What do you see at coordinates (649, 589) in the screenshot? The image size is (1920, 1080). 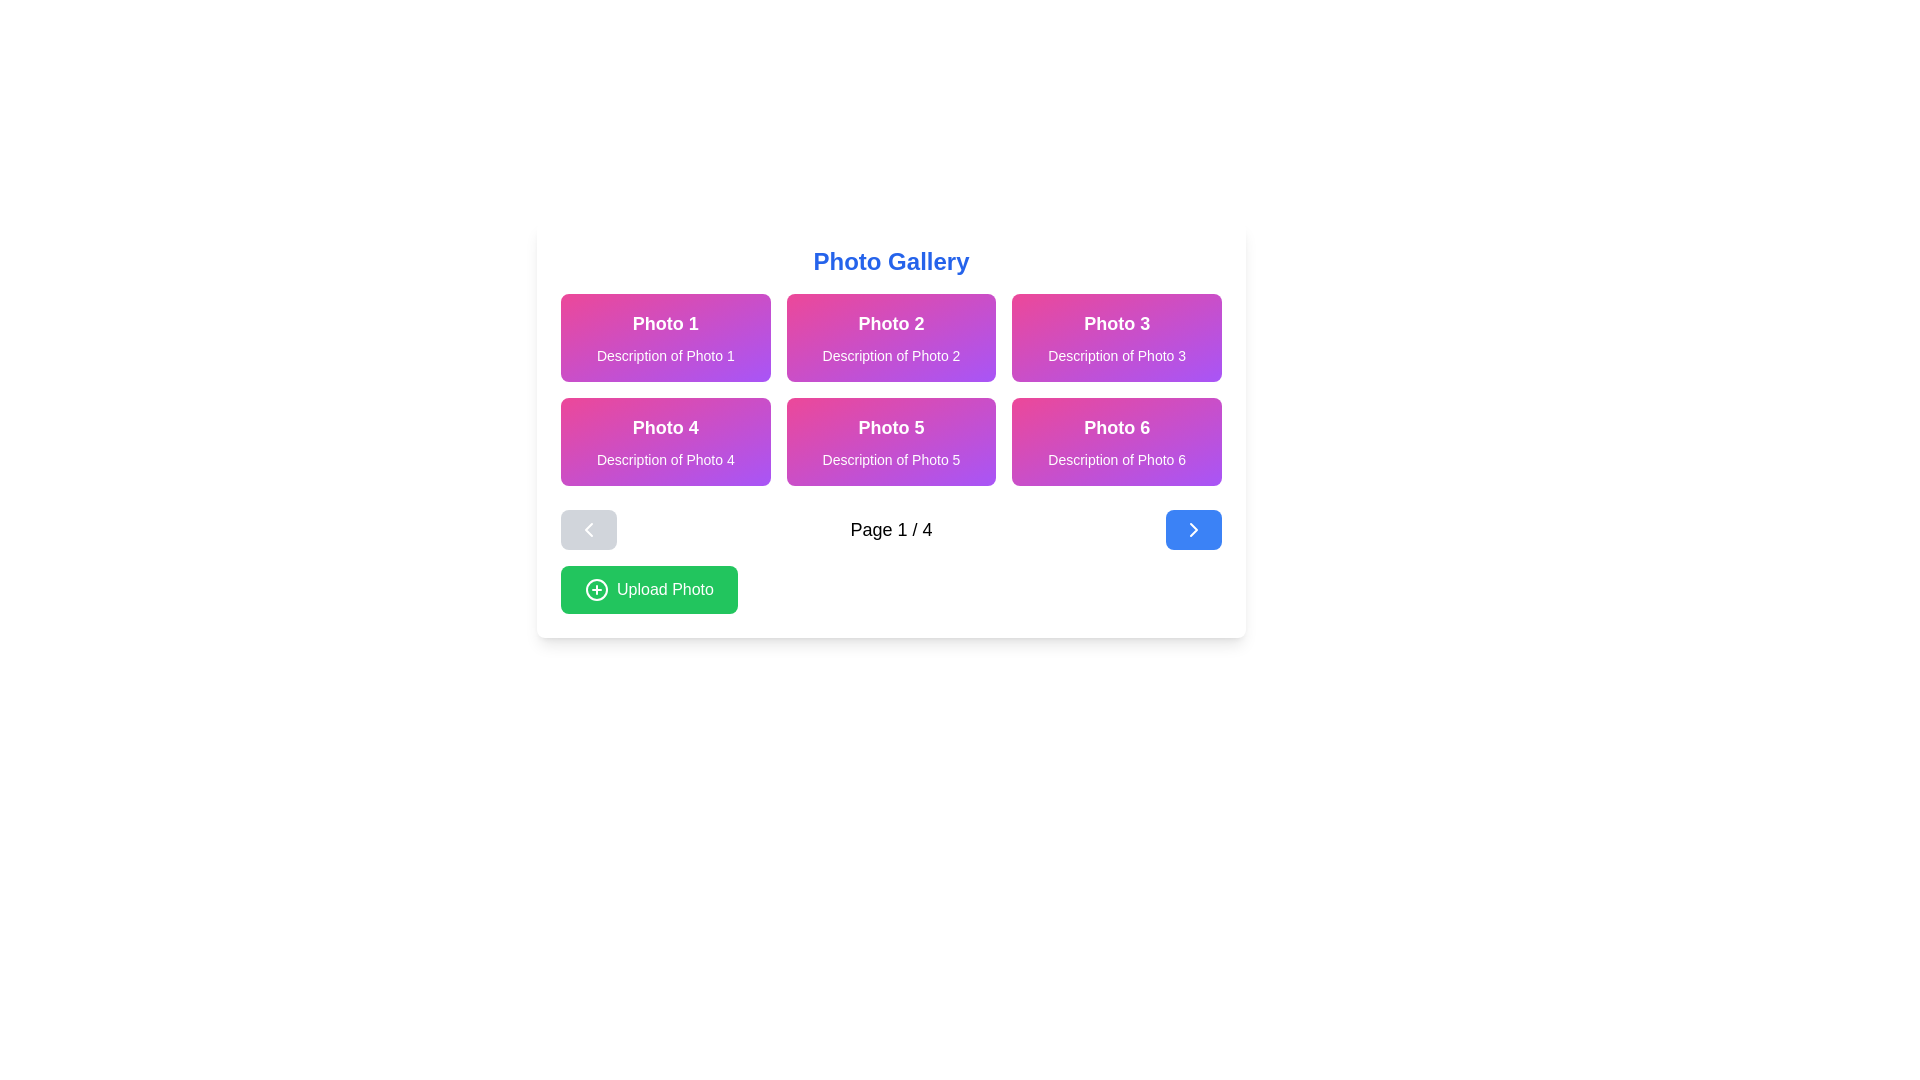 I see `the button located at the bottom-left corner of the 'Photo Gallery' section` at bounding box center [649, 589].